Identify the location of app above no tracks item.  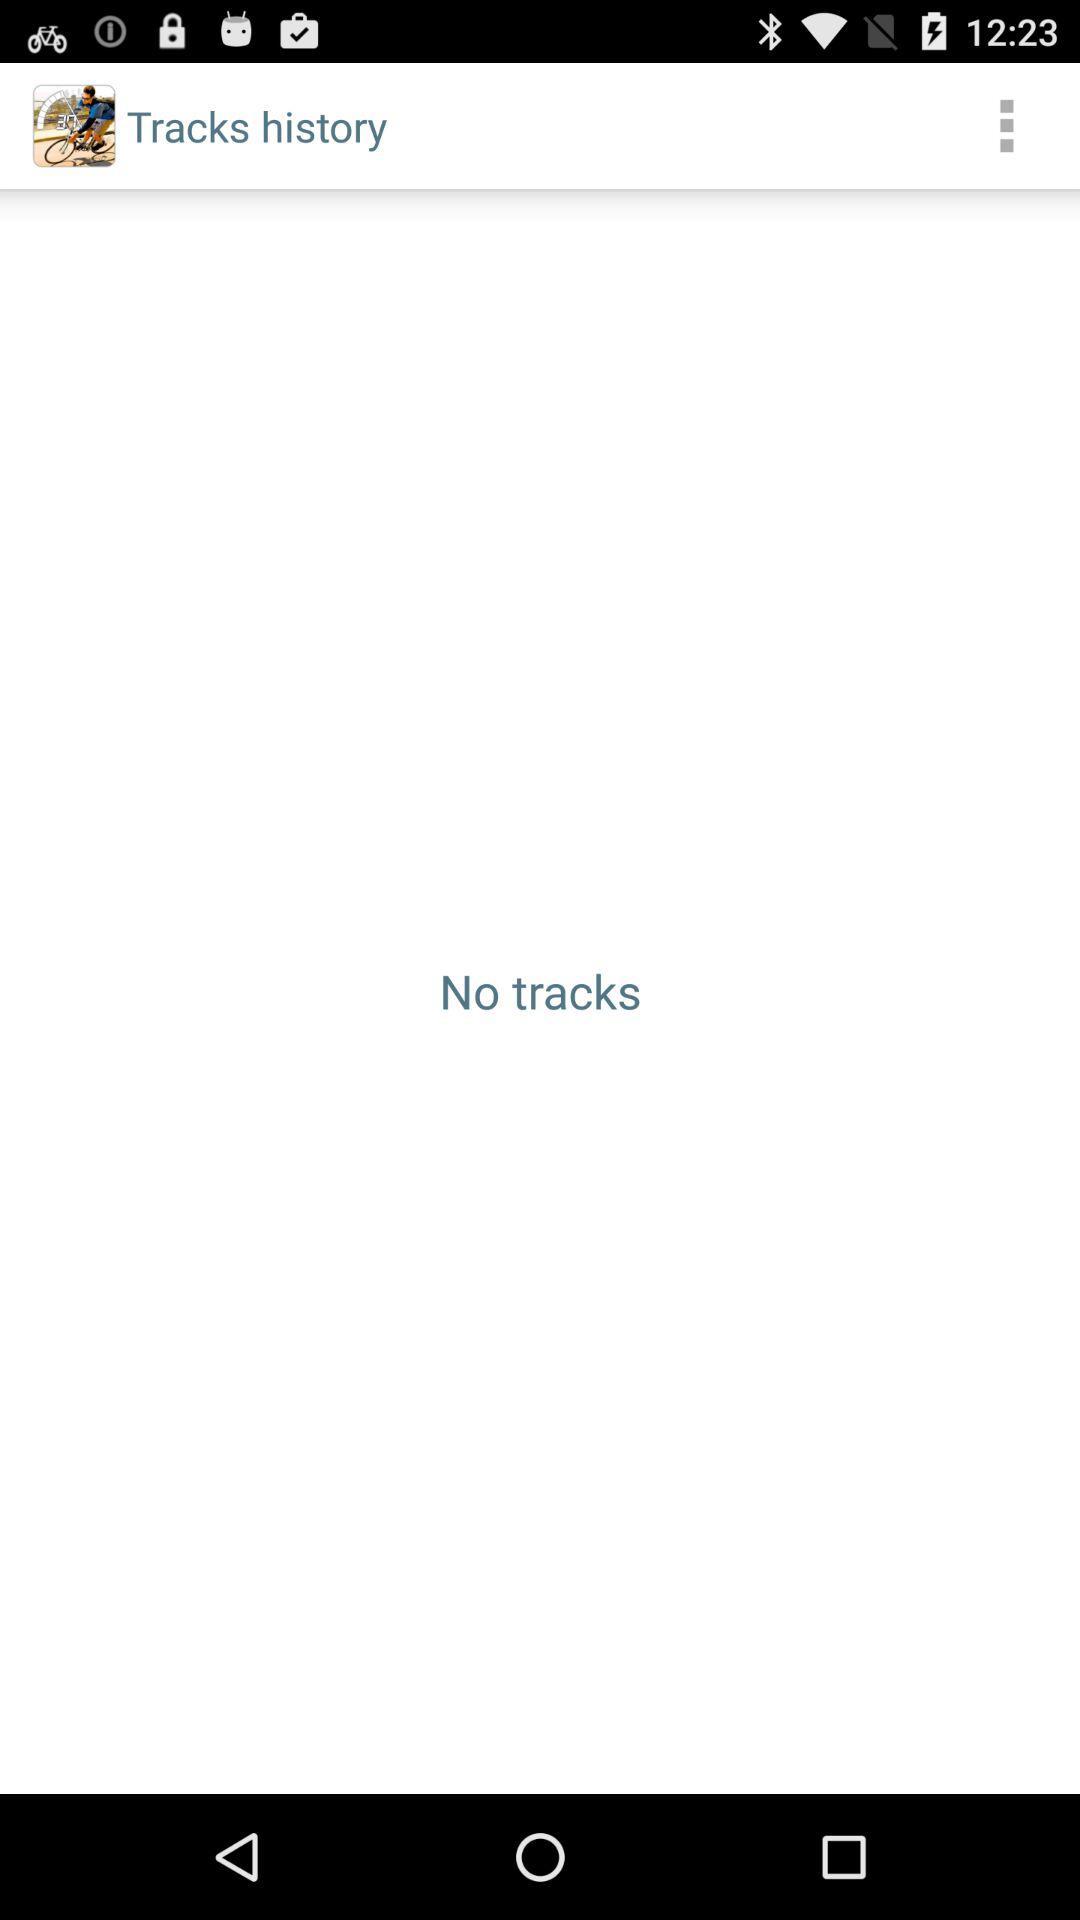
(1006, 124).